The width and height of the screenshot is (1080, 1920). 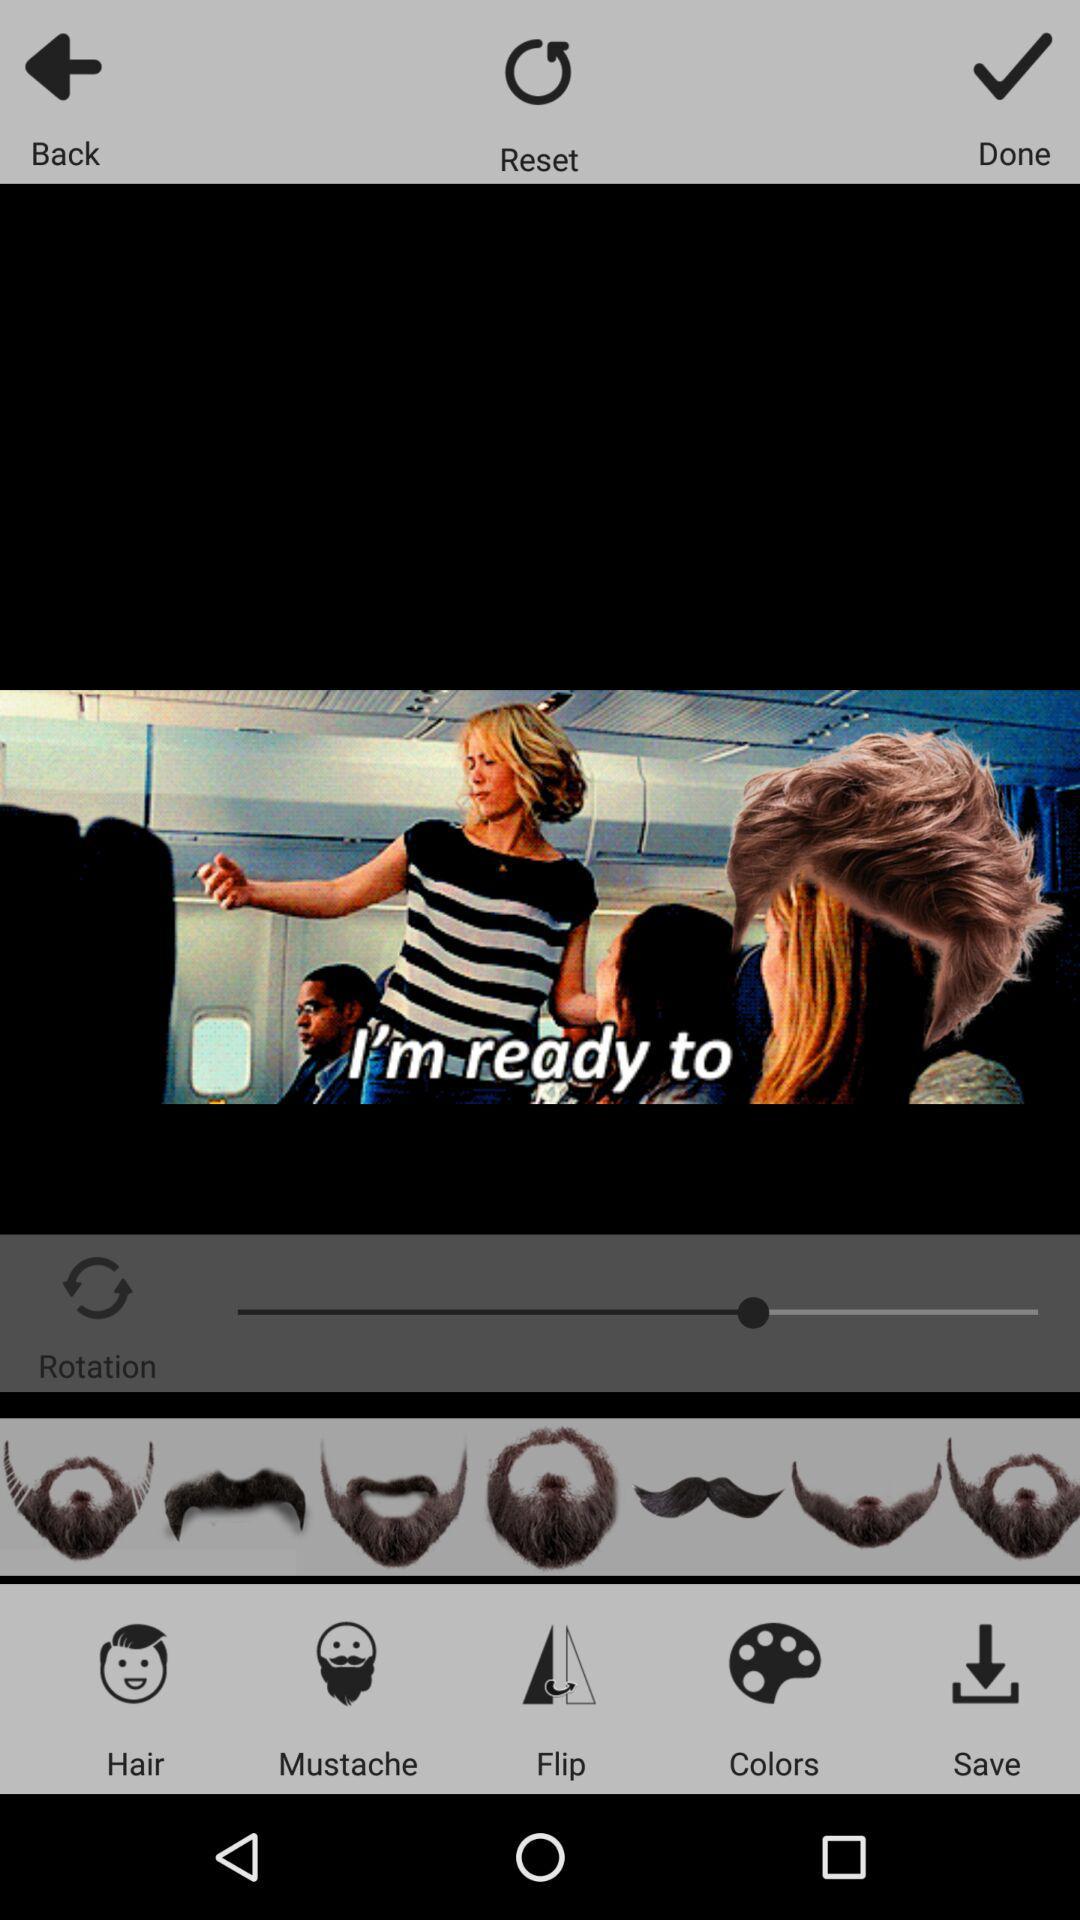 I want to click on reset icon, so click(x=538, y=71).